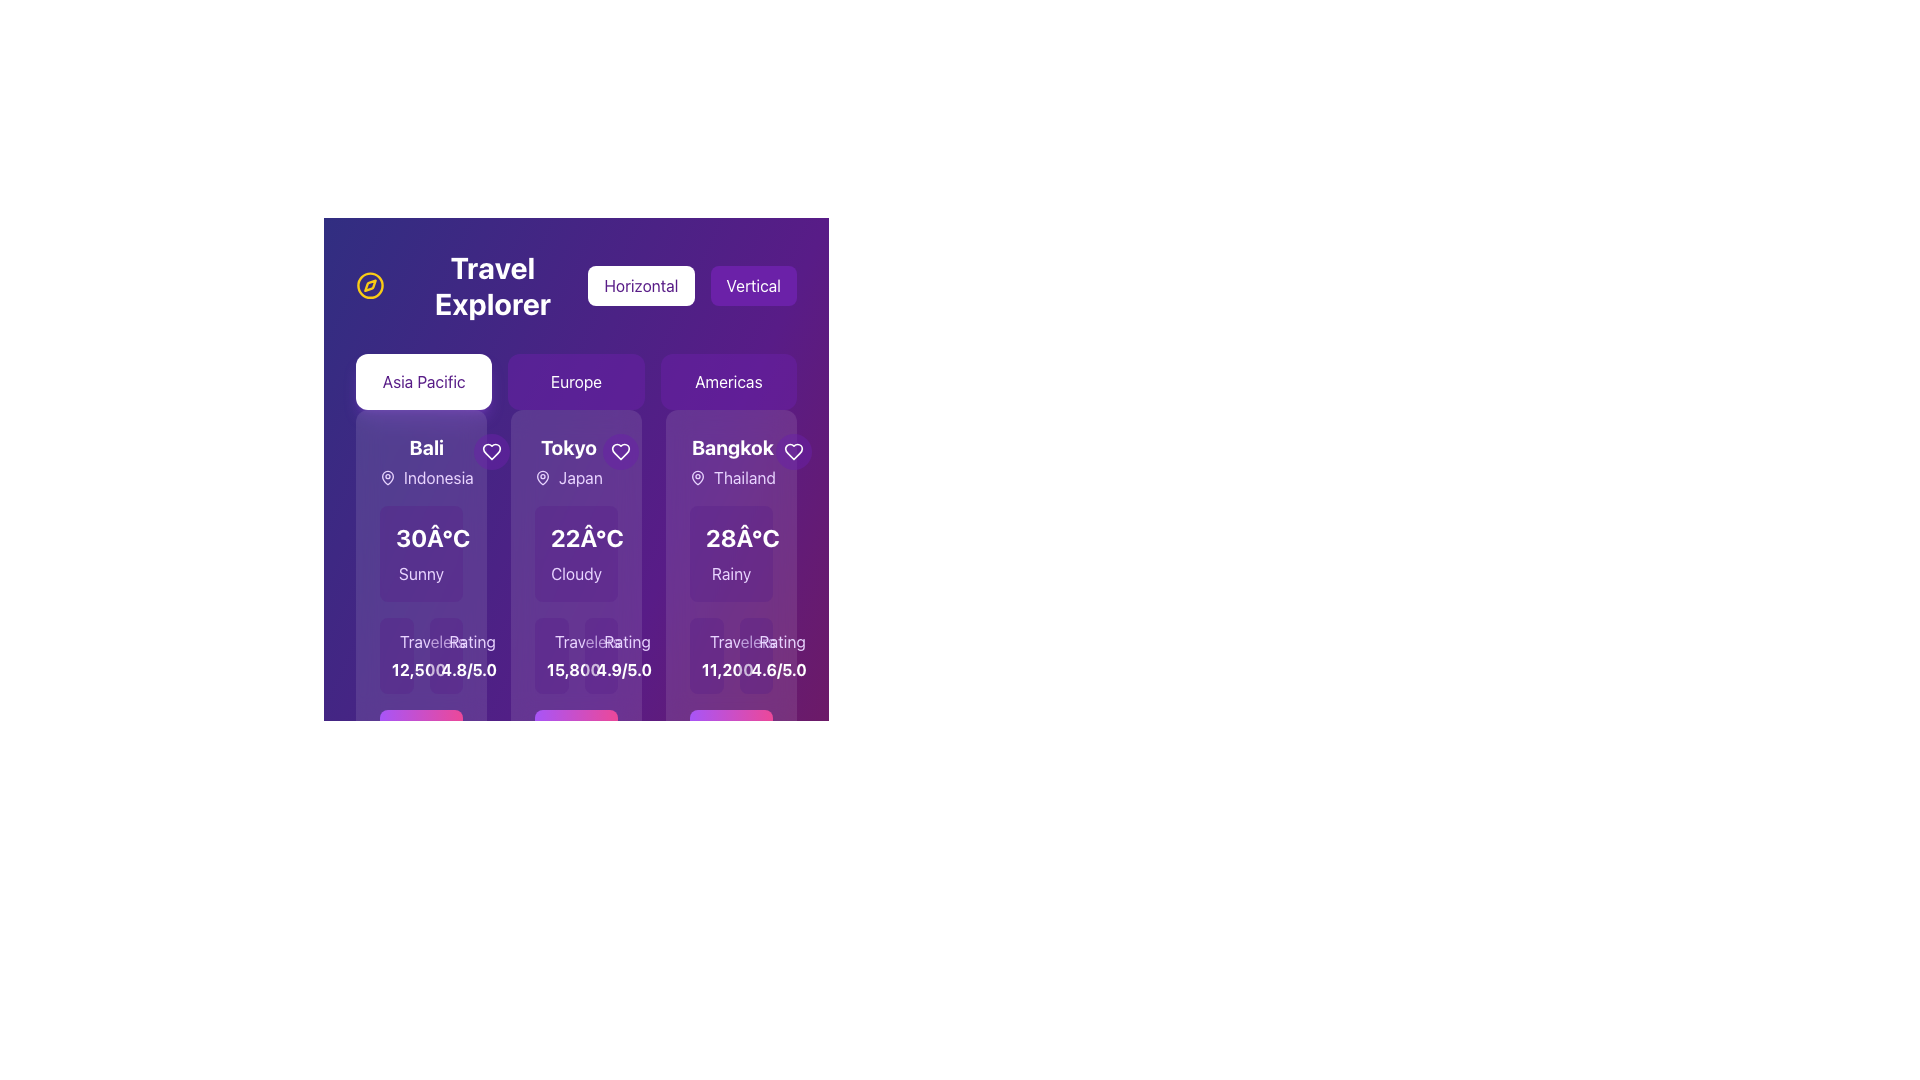 The width and height of the screenshot is (1920, 1080). I want to click on the outlined pin icon located below the title 'Tokyo' and above the text '22°C', aligned in the middle of the Tokyo card, so click(542, 477).